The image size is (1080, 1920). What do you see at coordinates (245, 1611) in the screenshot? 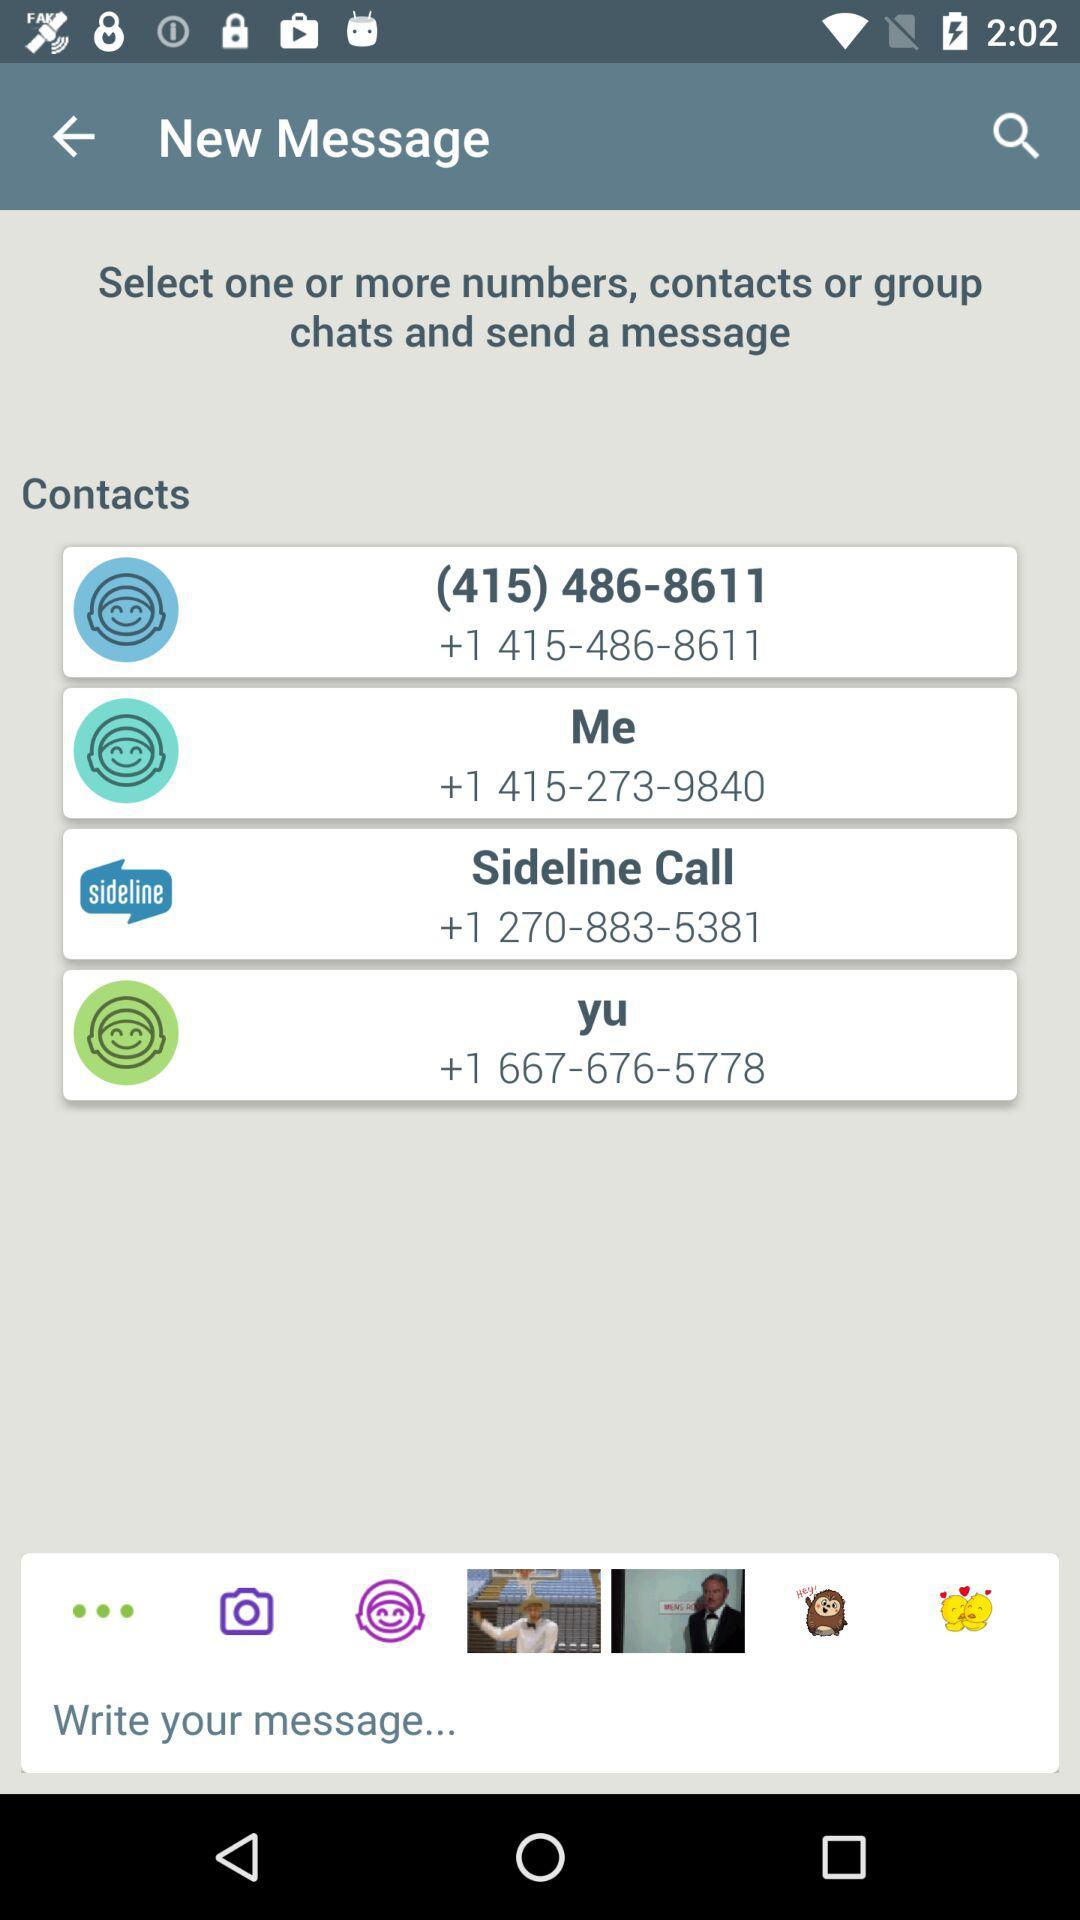
I see `take or upload a photograph` at bounding box center [245, 1611].